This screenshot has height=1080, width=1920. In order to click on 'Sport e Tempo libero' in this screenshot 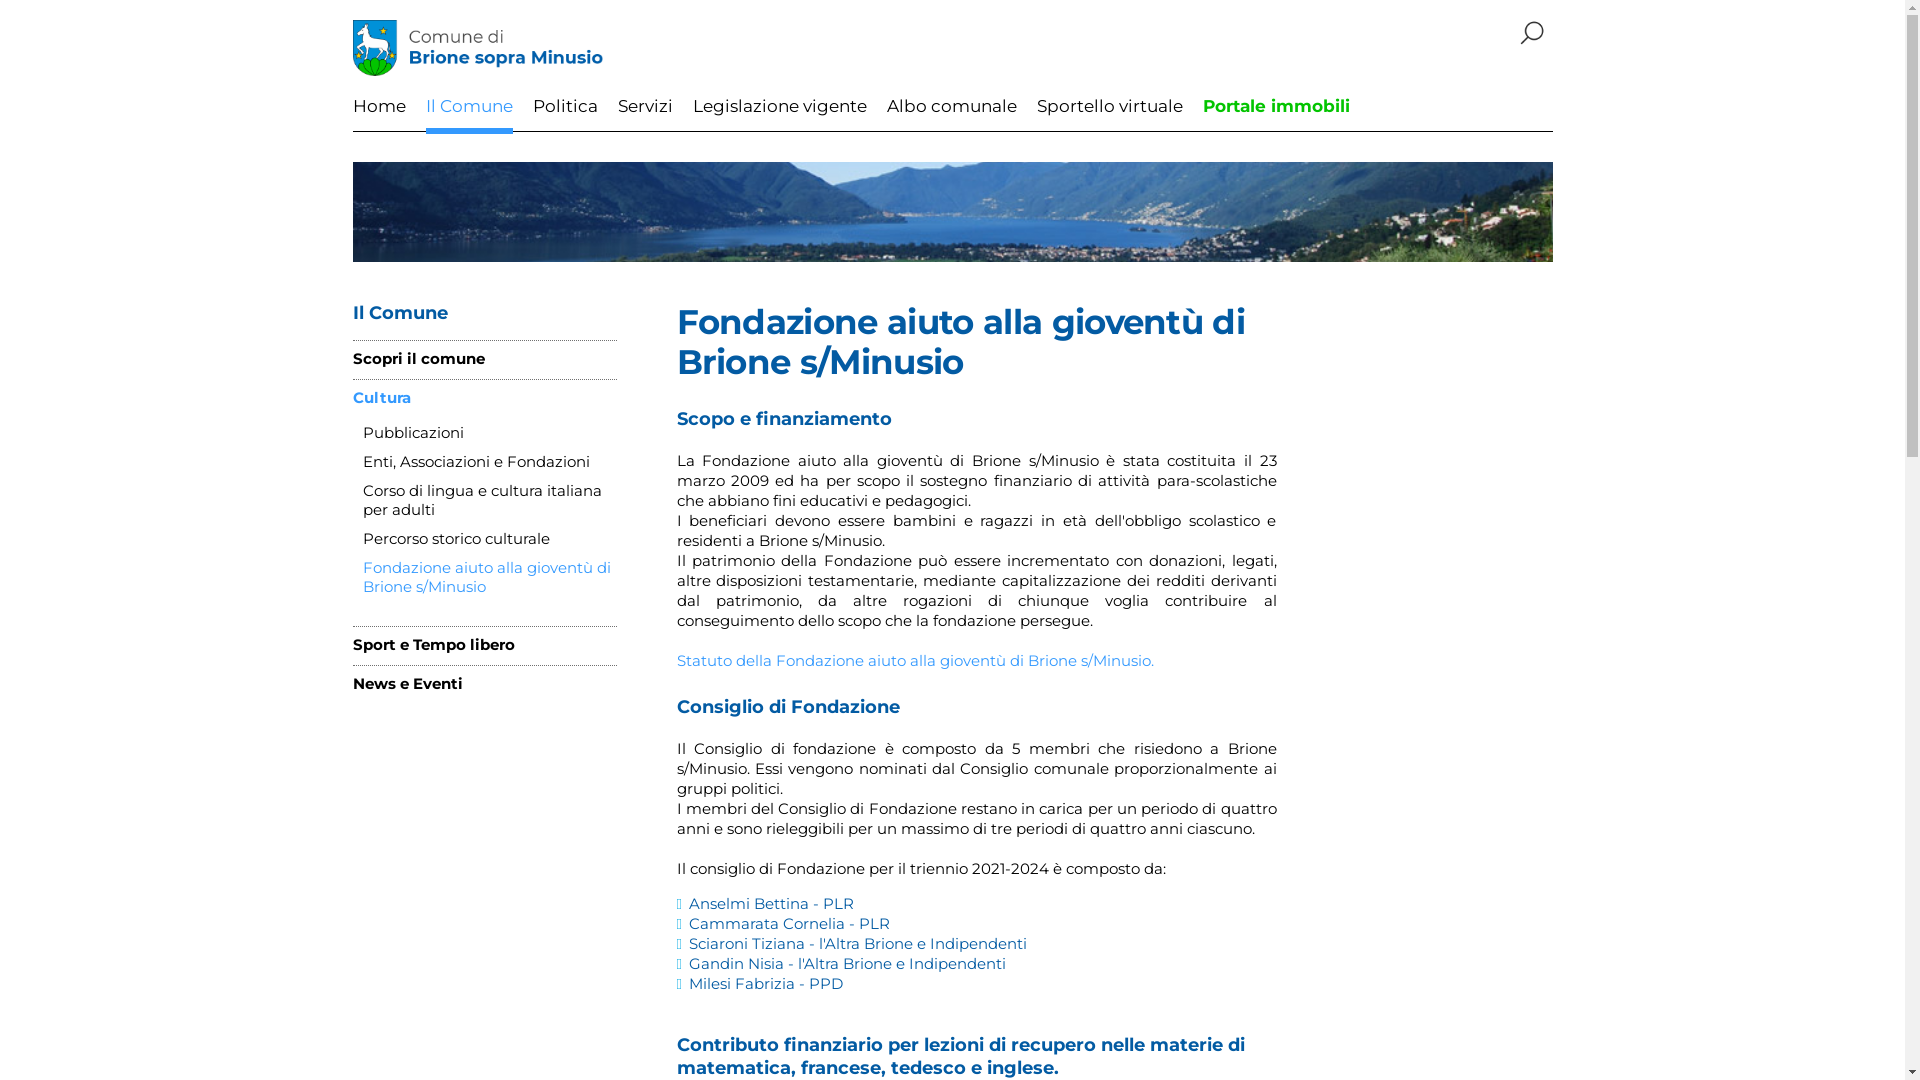, I will do `click(351, 644)`.